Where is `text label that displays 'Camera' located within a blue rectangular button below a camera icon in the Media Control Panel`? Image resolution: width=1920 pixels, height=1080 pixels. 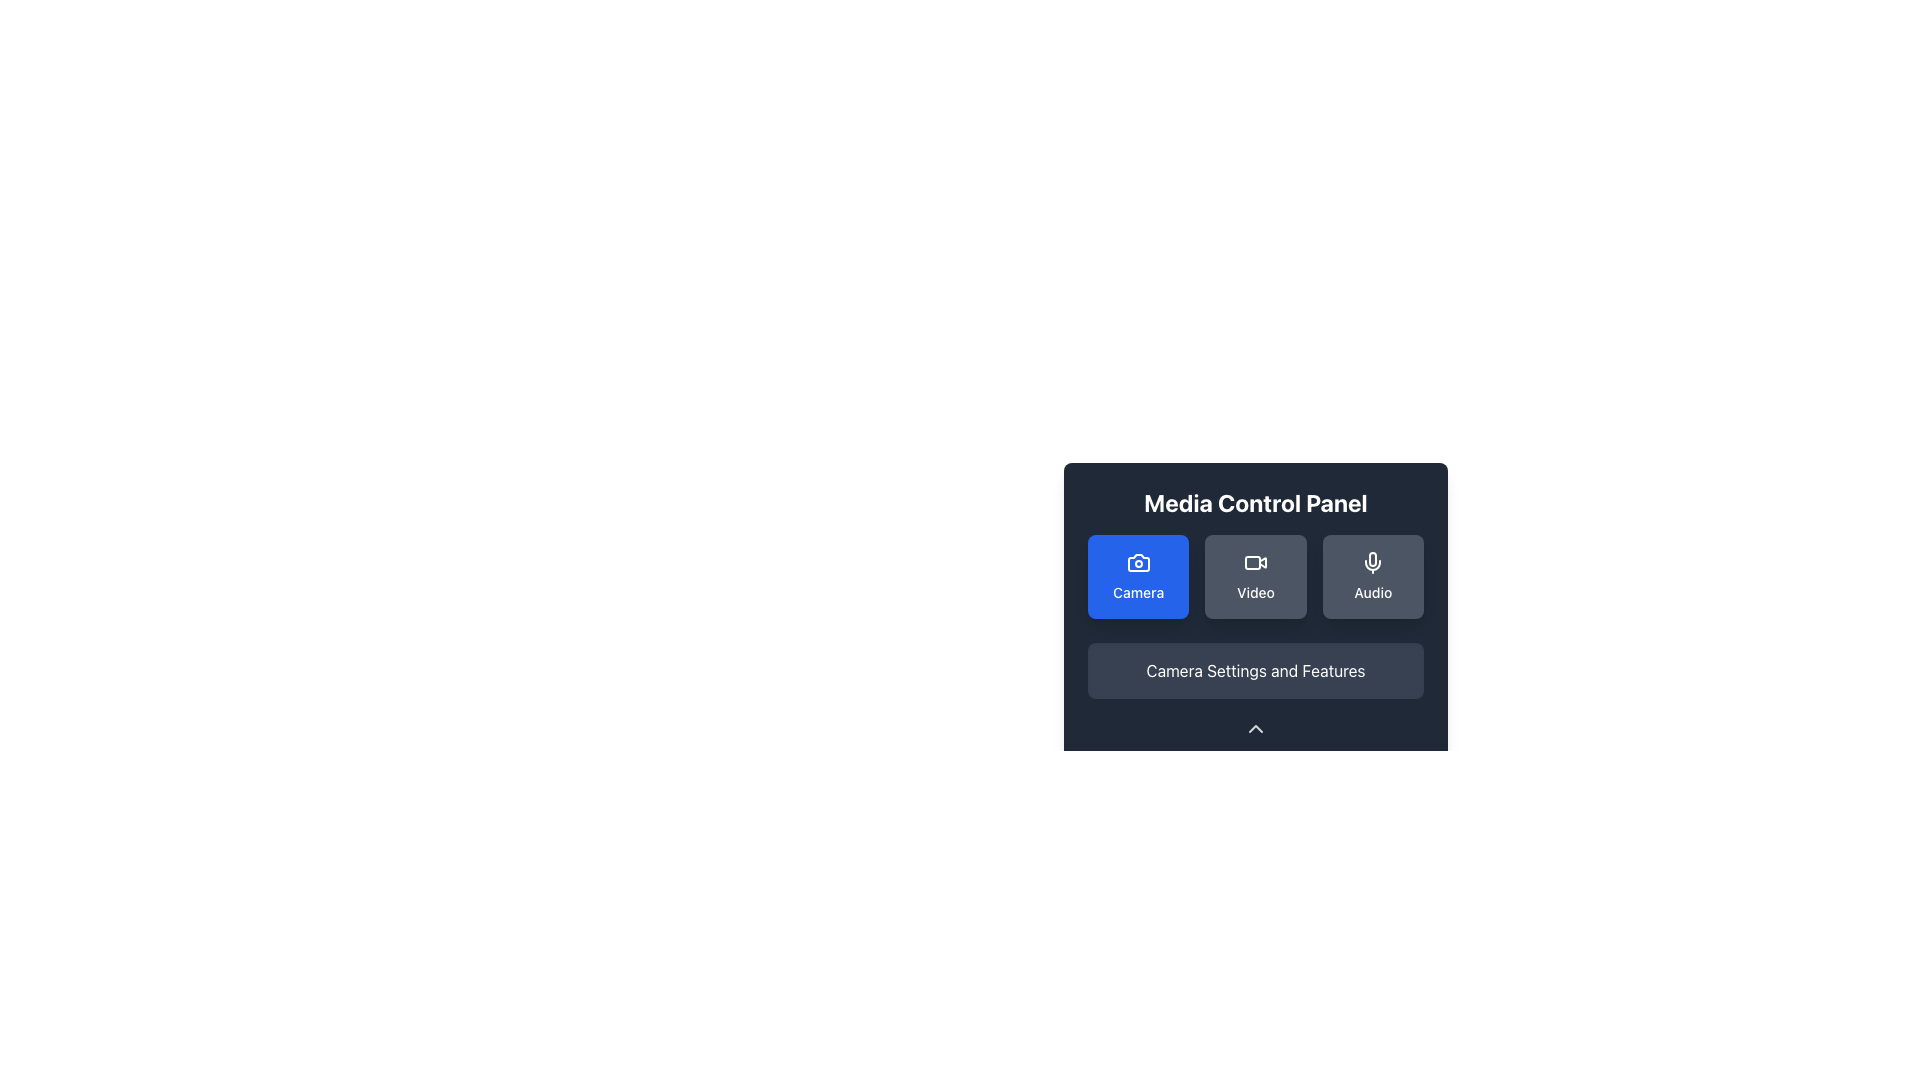
text label that displays 'Camera' located within a blue rectangular button below a camera icon in the Media Control Panel is located at coordinates (1138, 592).